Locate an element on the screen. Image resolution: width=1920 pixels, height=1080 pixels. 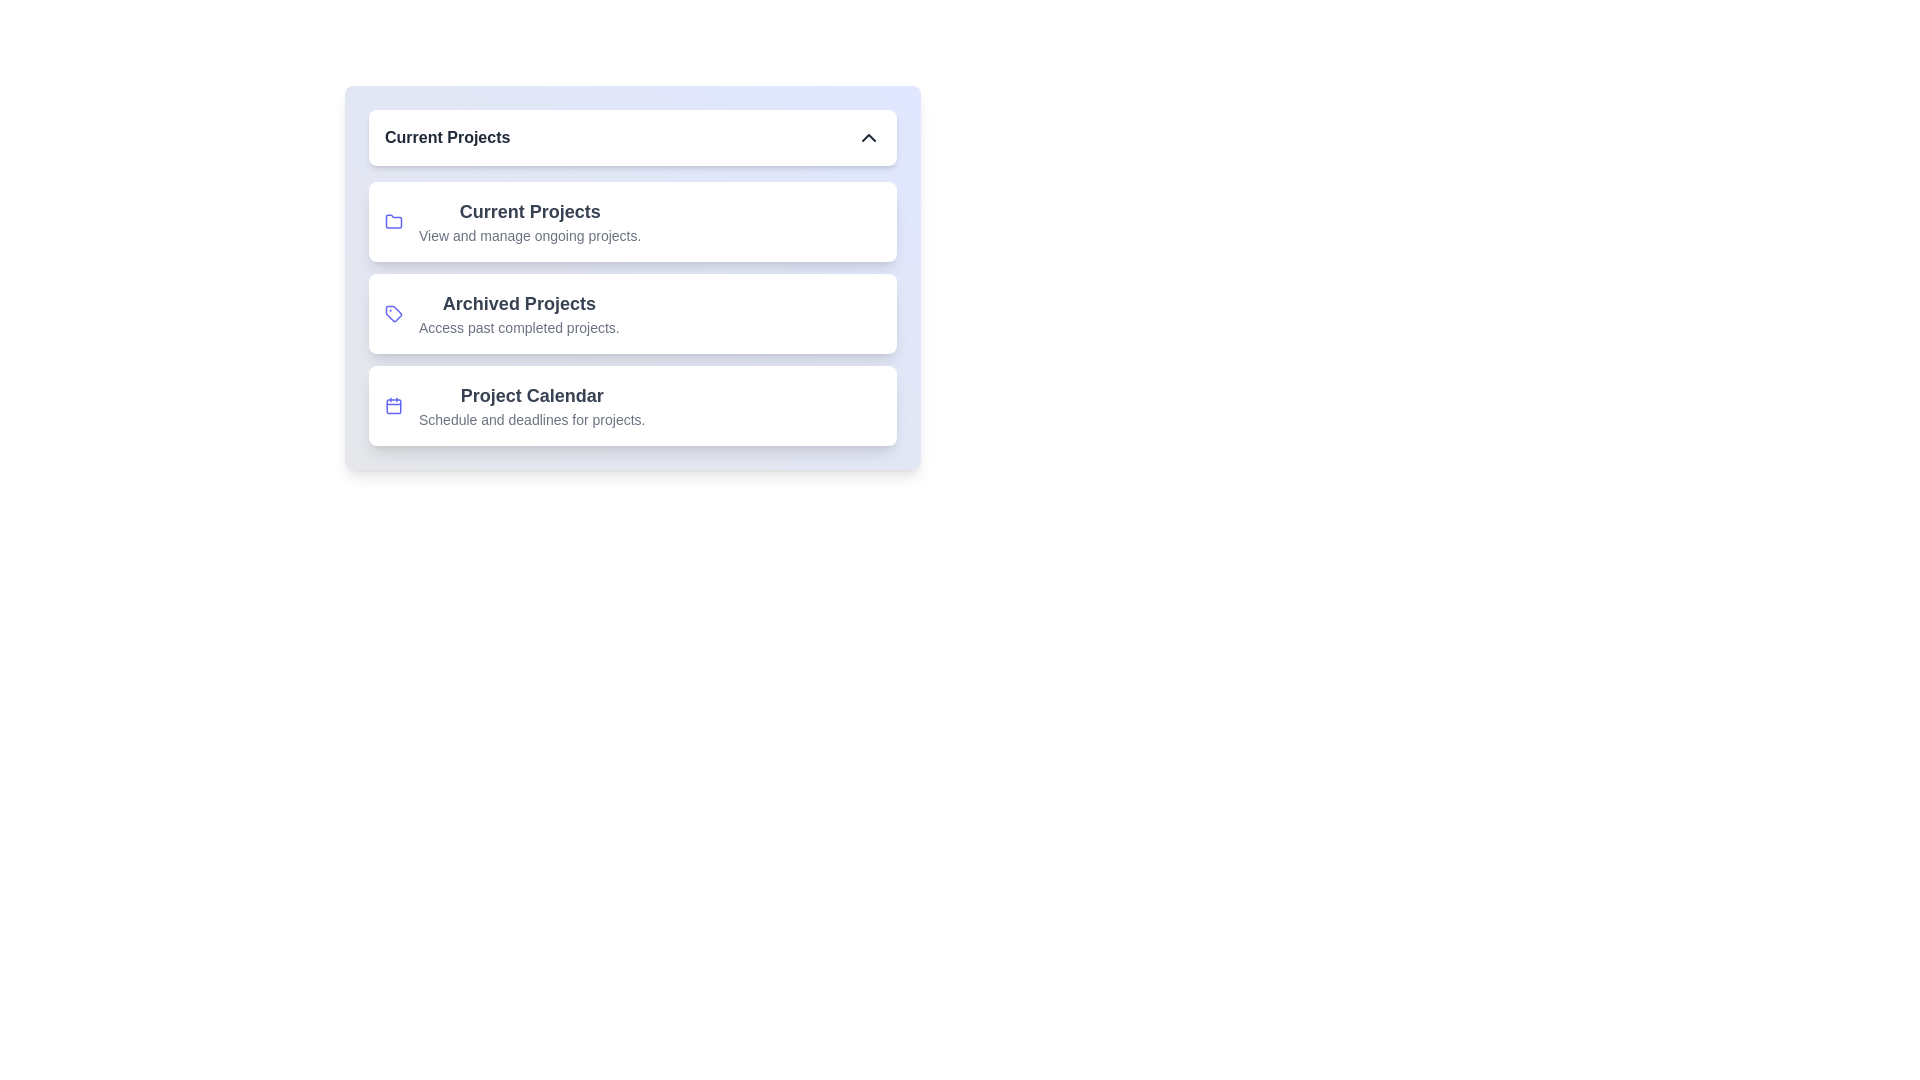
the project item Project Calendar from the navigation menu is located at coordinates (632, 405).